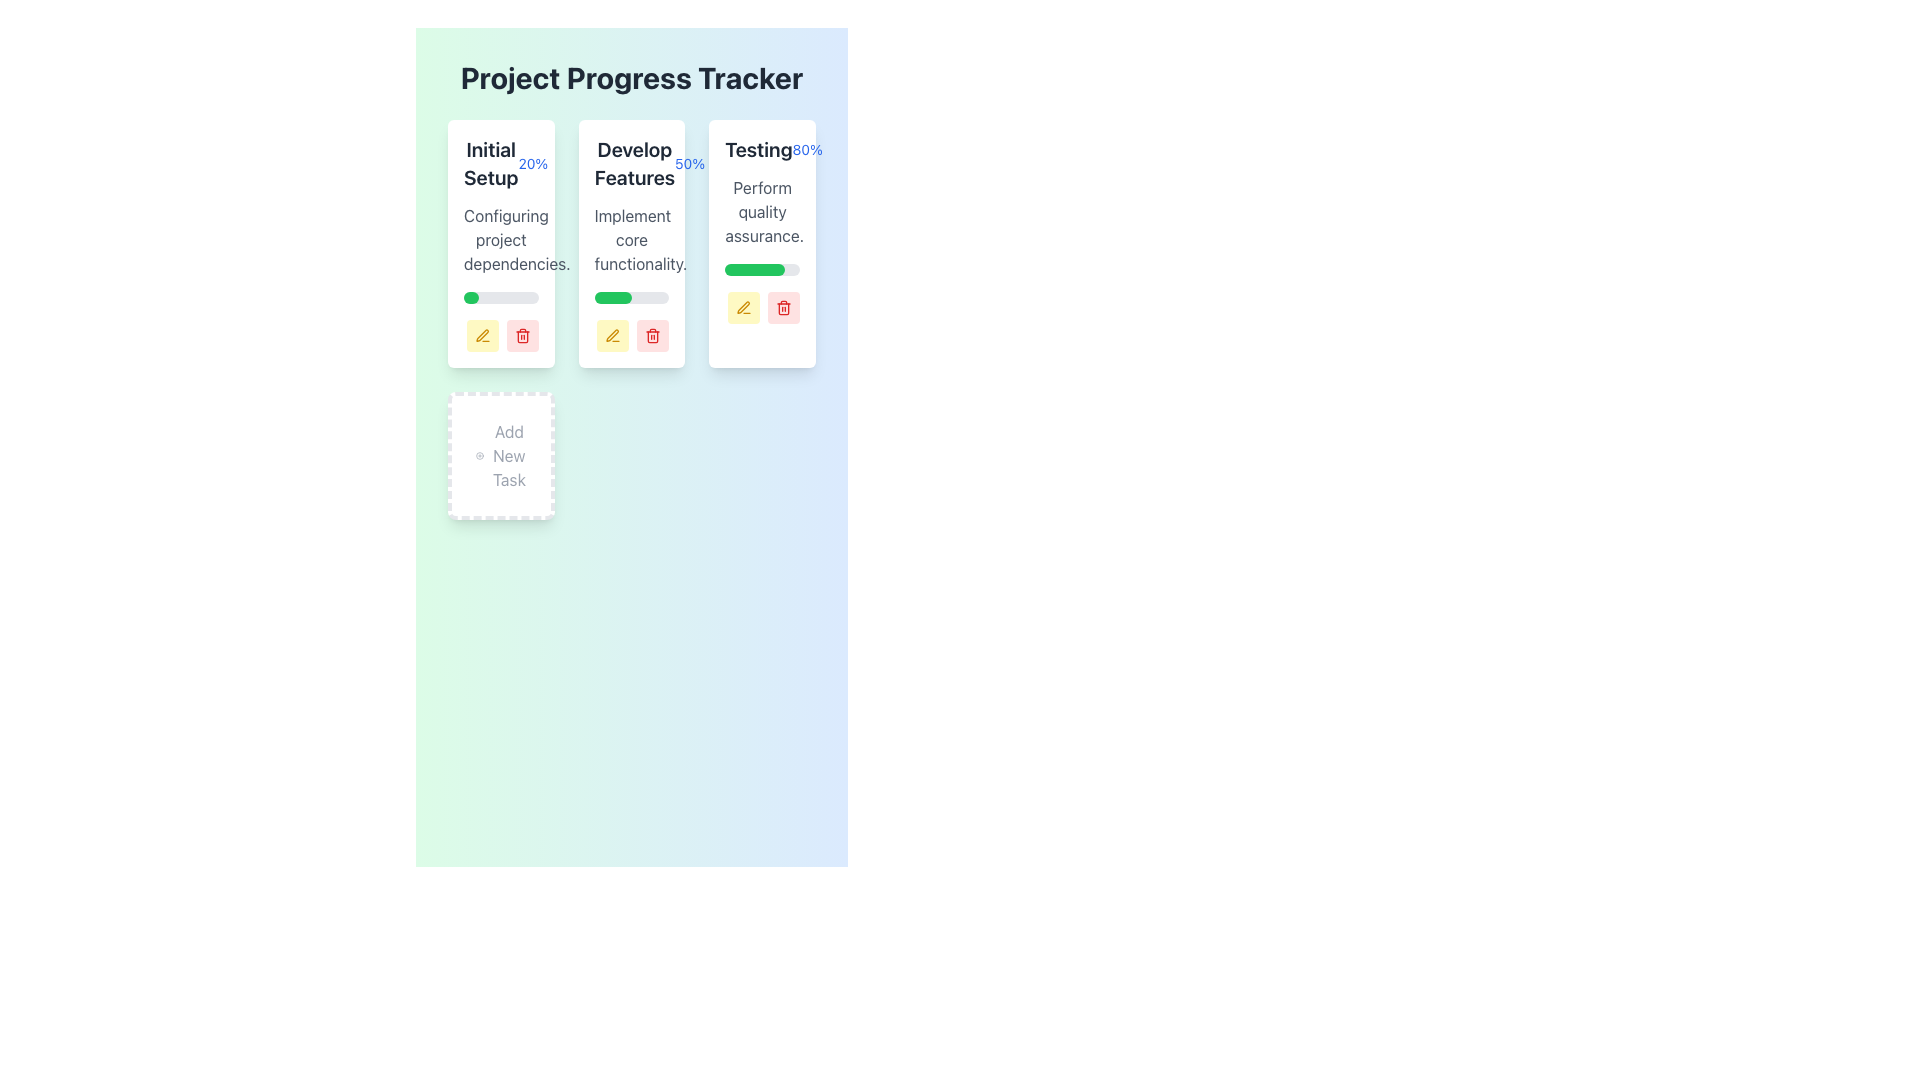 Image resolution: width=1920 pixels, height=1080 pixels. Describe the element at coordinates (761, 242) in the screenshot. I see `the progress bar of the Card Component titled 'Testing', which displays a progress percentage of '80%' and is located in the third column of the grid layout` at that location.